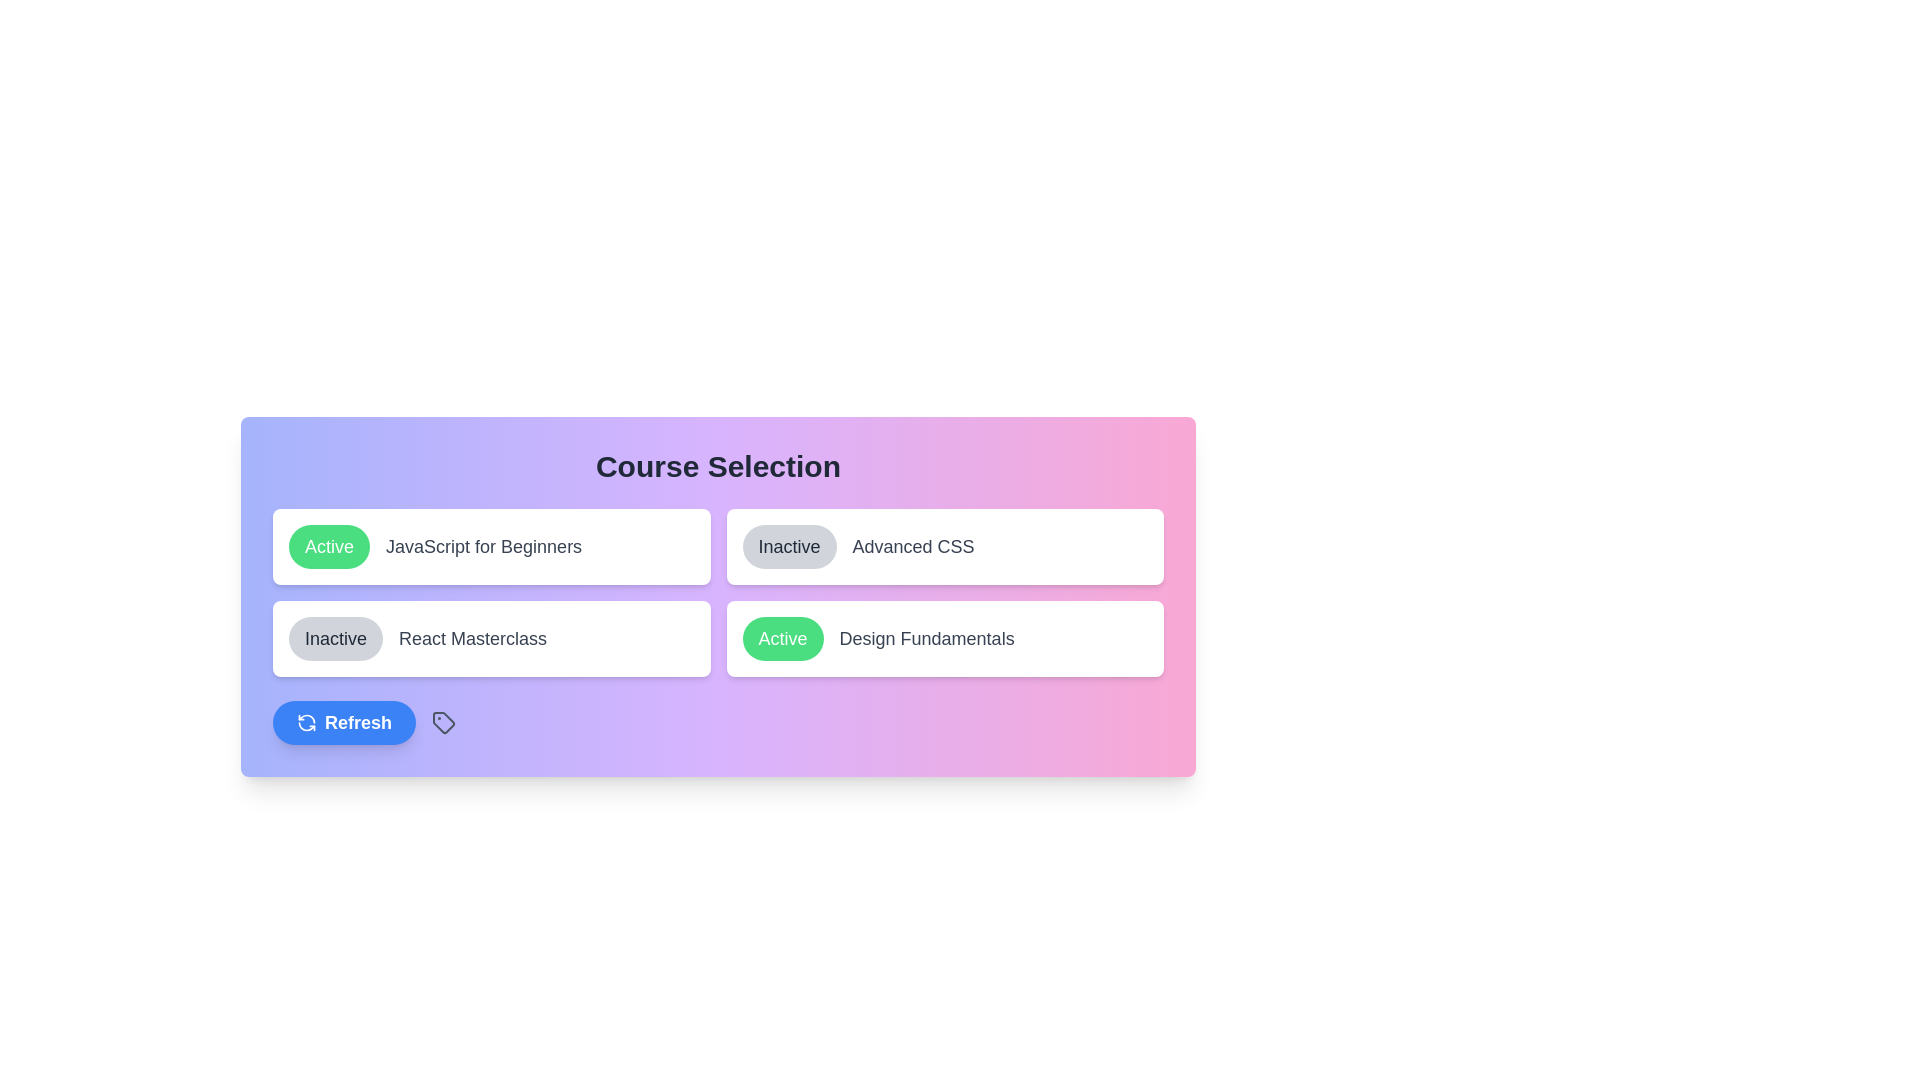 Image resolution: width=1920 pixels, height=1080 pixels. What do you see at coordinates (306, 722) in the screenshot?
I see `the refresh icon located on the left side of the 'Refresh' button in the lower-left corner of the 'Course Selection' card interface` at bounding box center [306, 722].